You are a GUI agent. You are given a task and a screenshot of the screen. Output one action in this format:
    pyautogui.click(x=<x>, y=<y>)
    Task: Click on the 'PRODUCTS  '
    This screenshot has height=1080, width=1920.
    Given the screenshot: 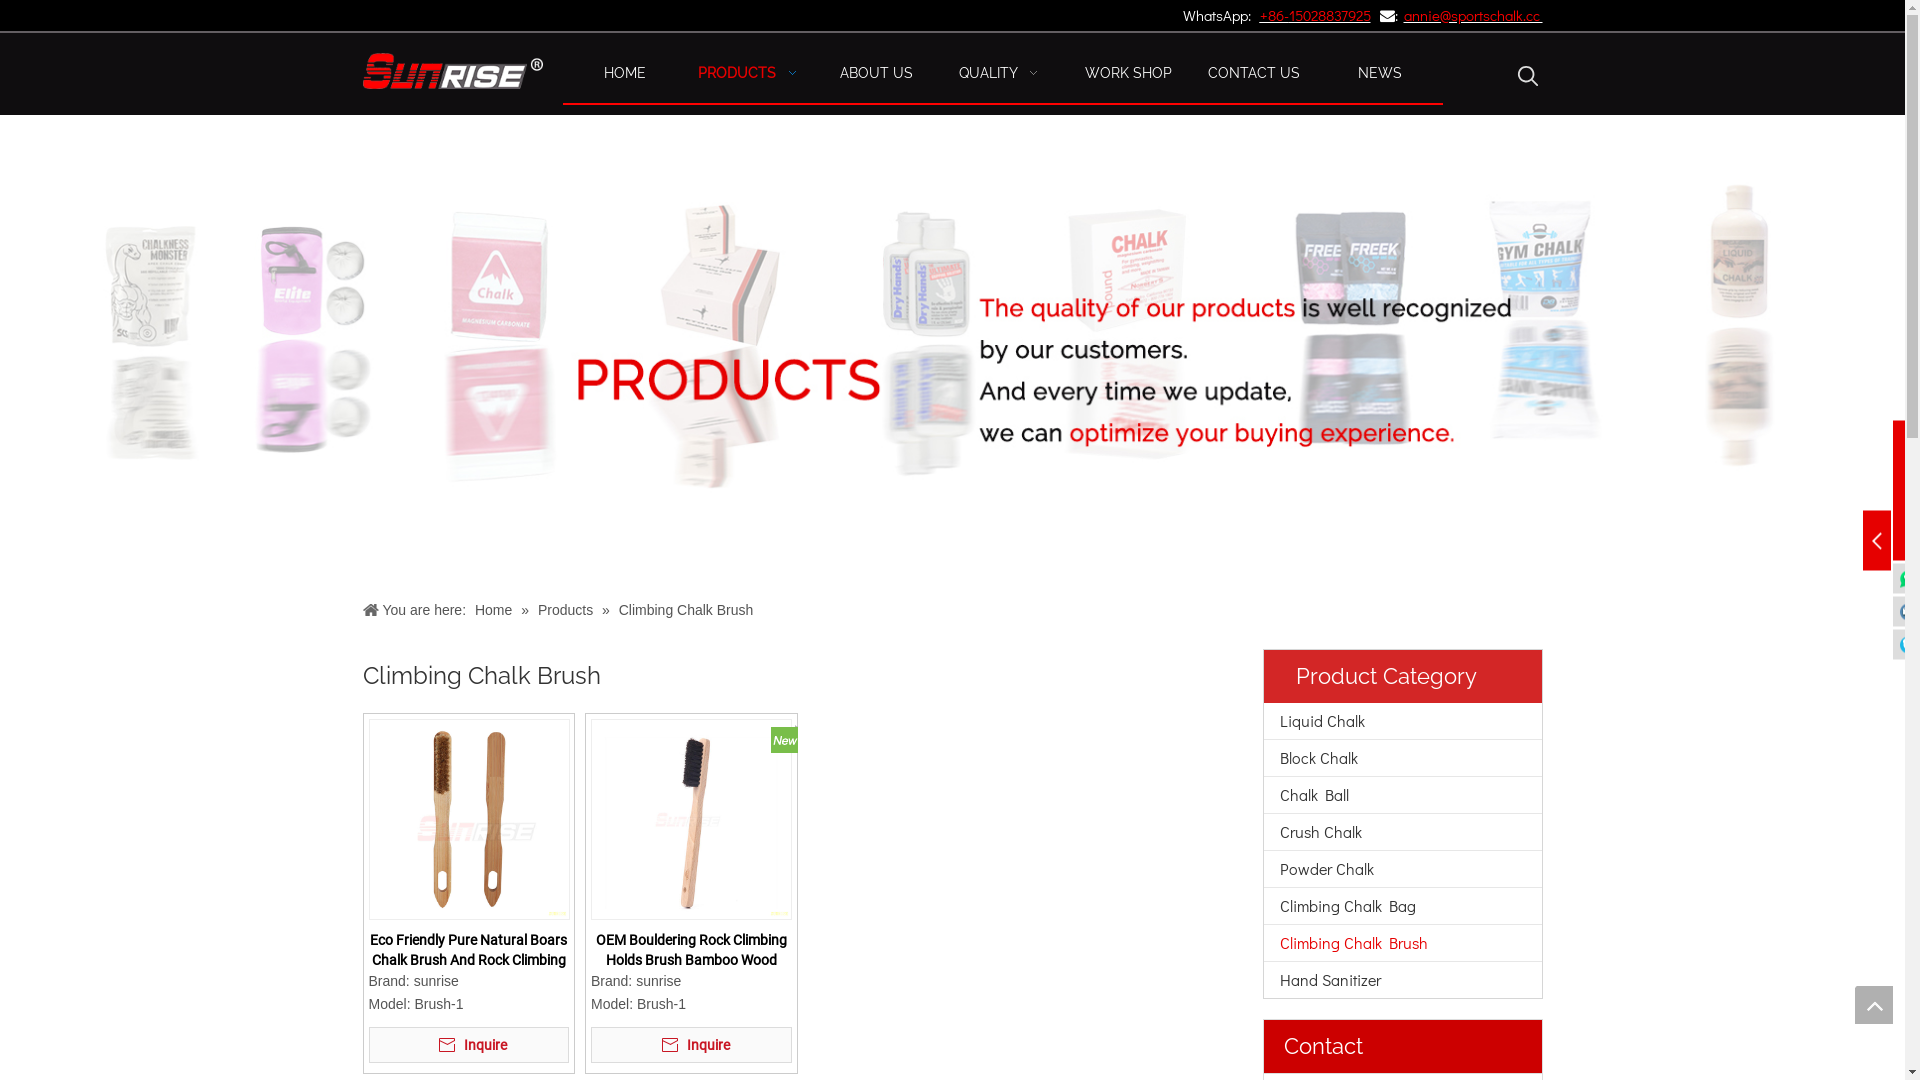 What is the action you would take?
    pyautogui.click(x=749, y=72)
    